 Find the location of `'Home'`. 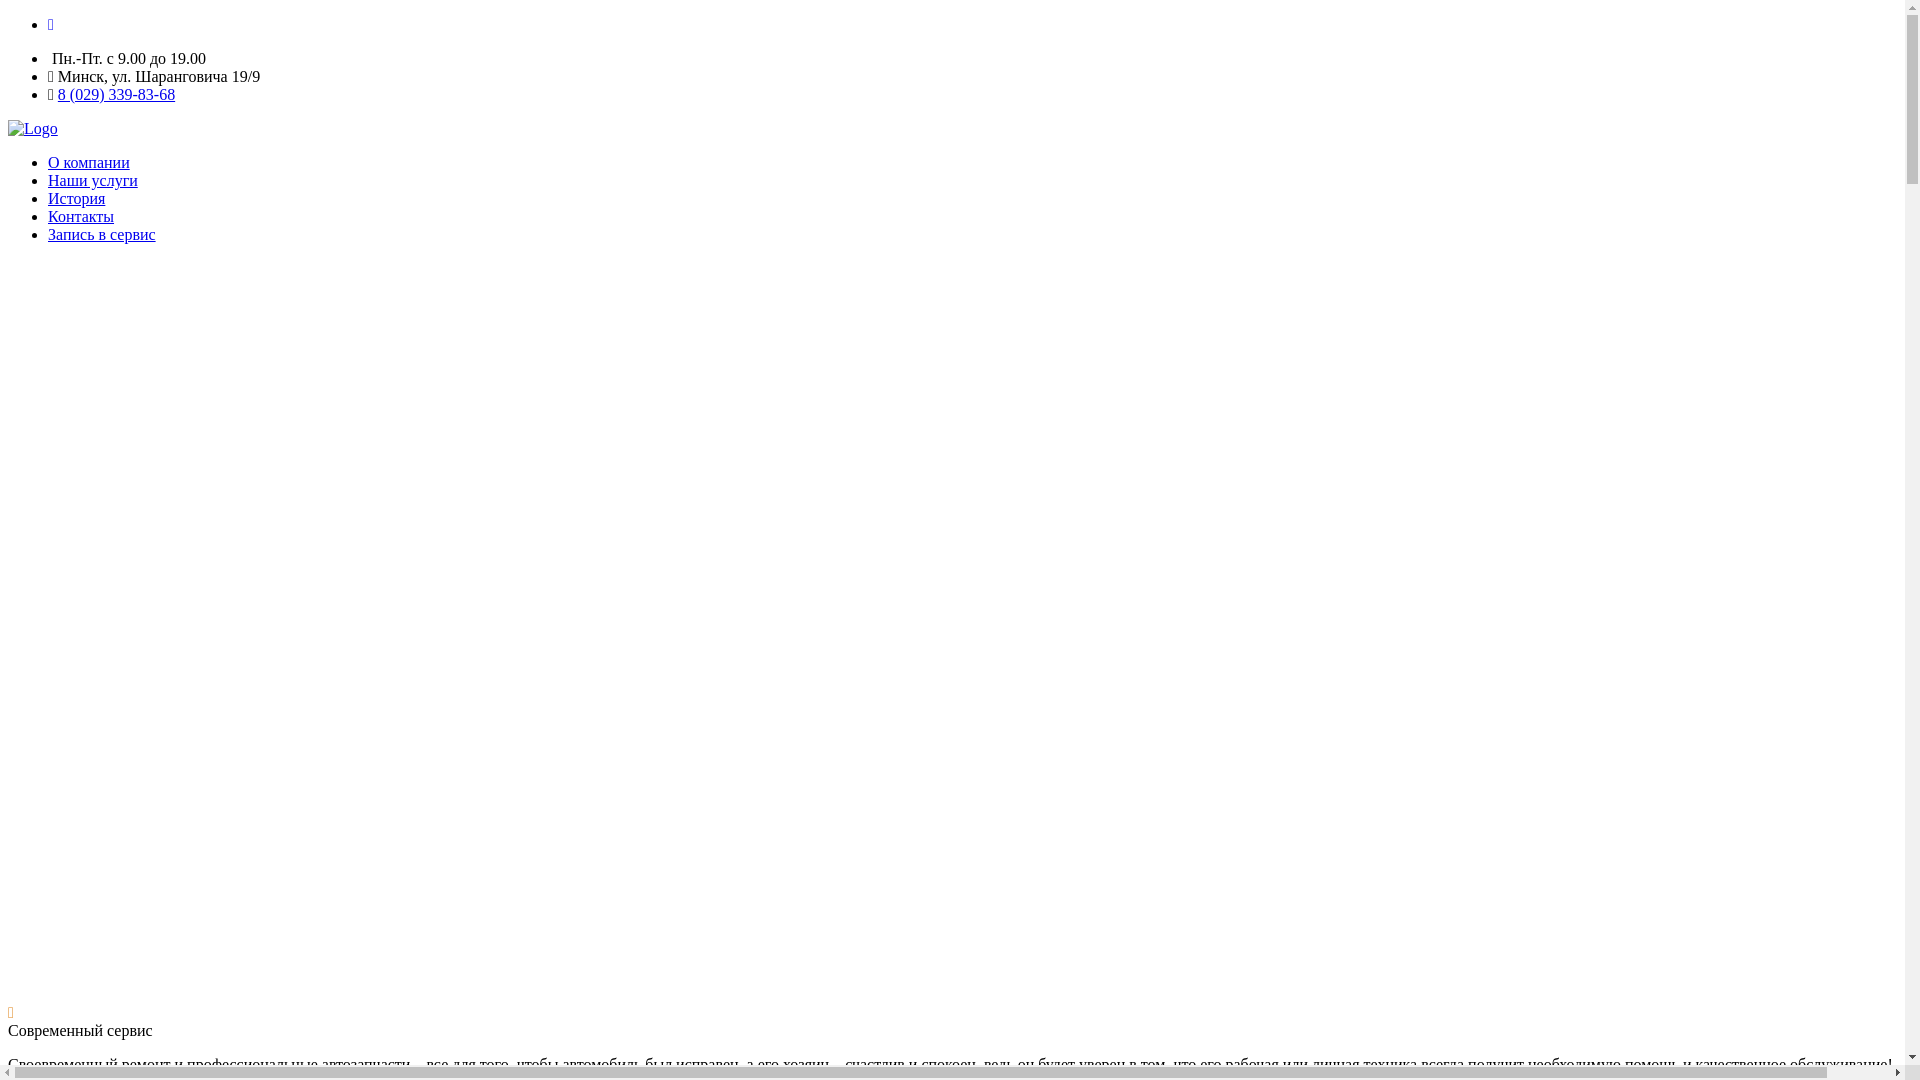

'Home' is located at coordinates (33, 128).